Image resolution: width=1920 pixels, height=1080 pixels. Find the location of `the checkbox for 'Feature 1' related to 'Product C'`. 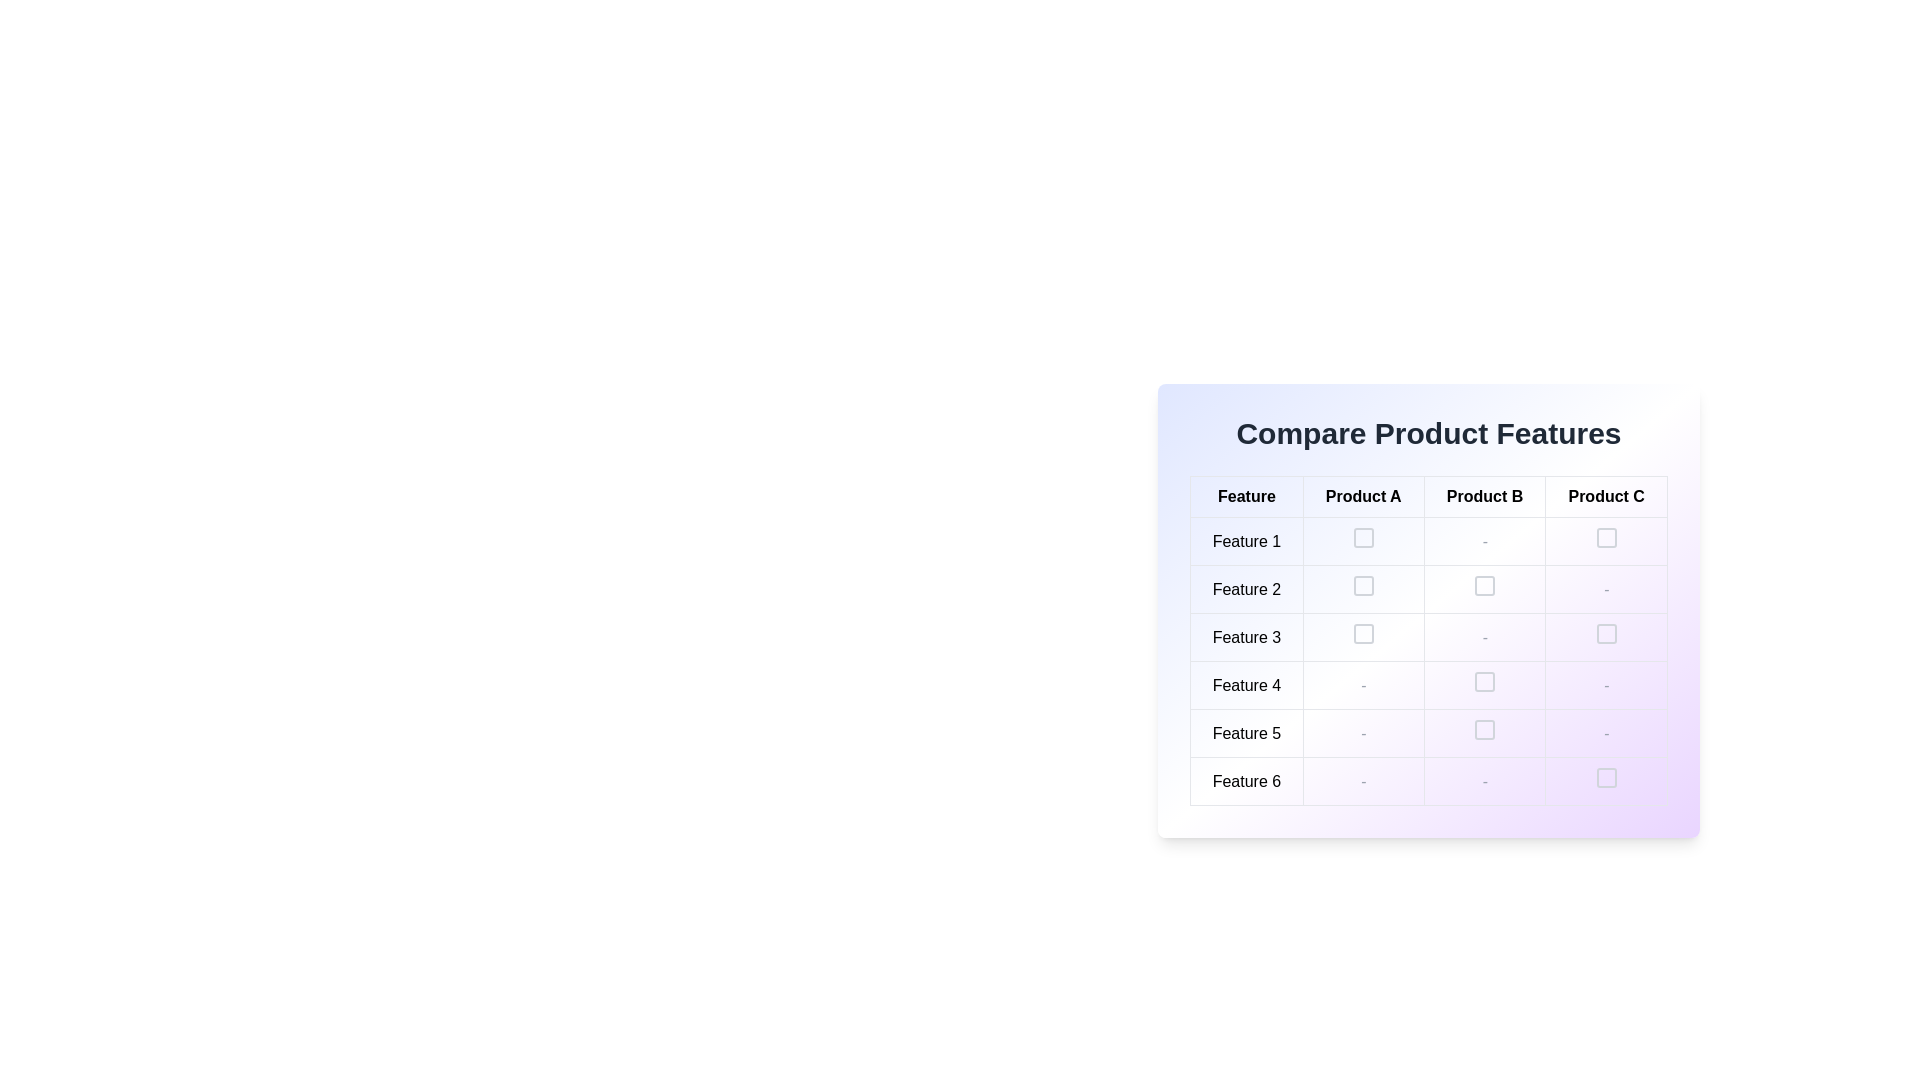

the checkbox for 'Feature 1' related to 'Product C' is located at coordinates (1606, 541).